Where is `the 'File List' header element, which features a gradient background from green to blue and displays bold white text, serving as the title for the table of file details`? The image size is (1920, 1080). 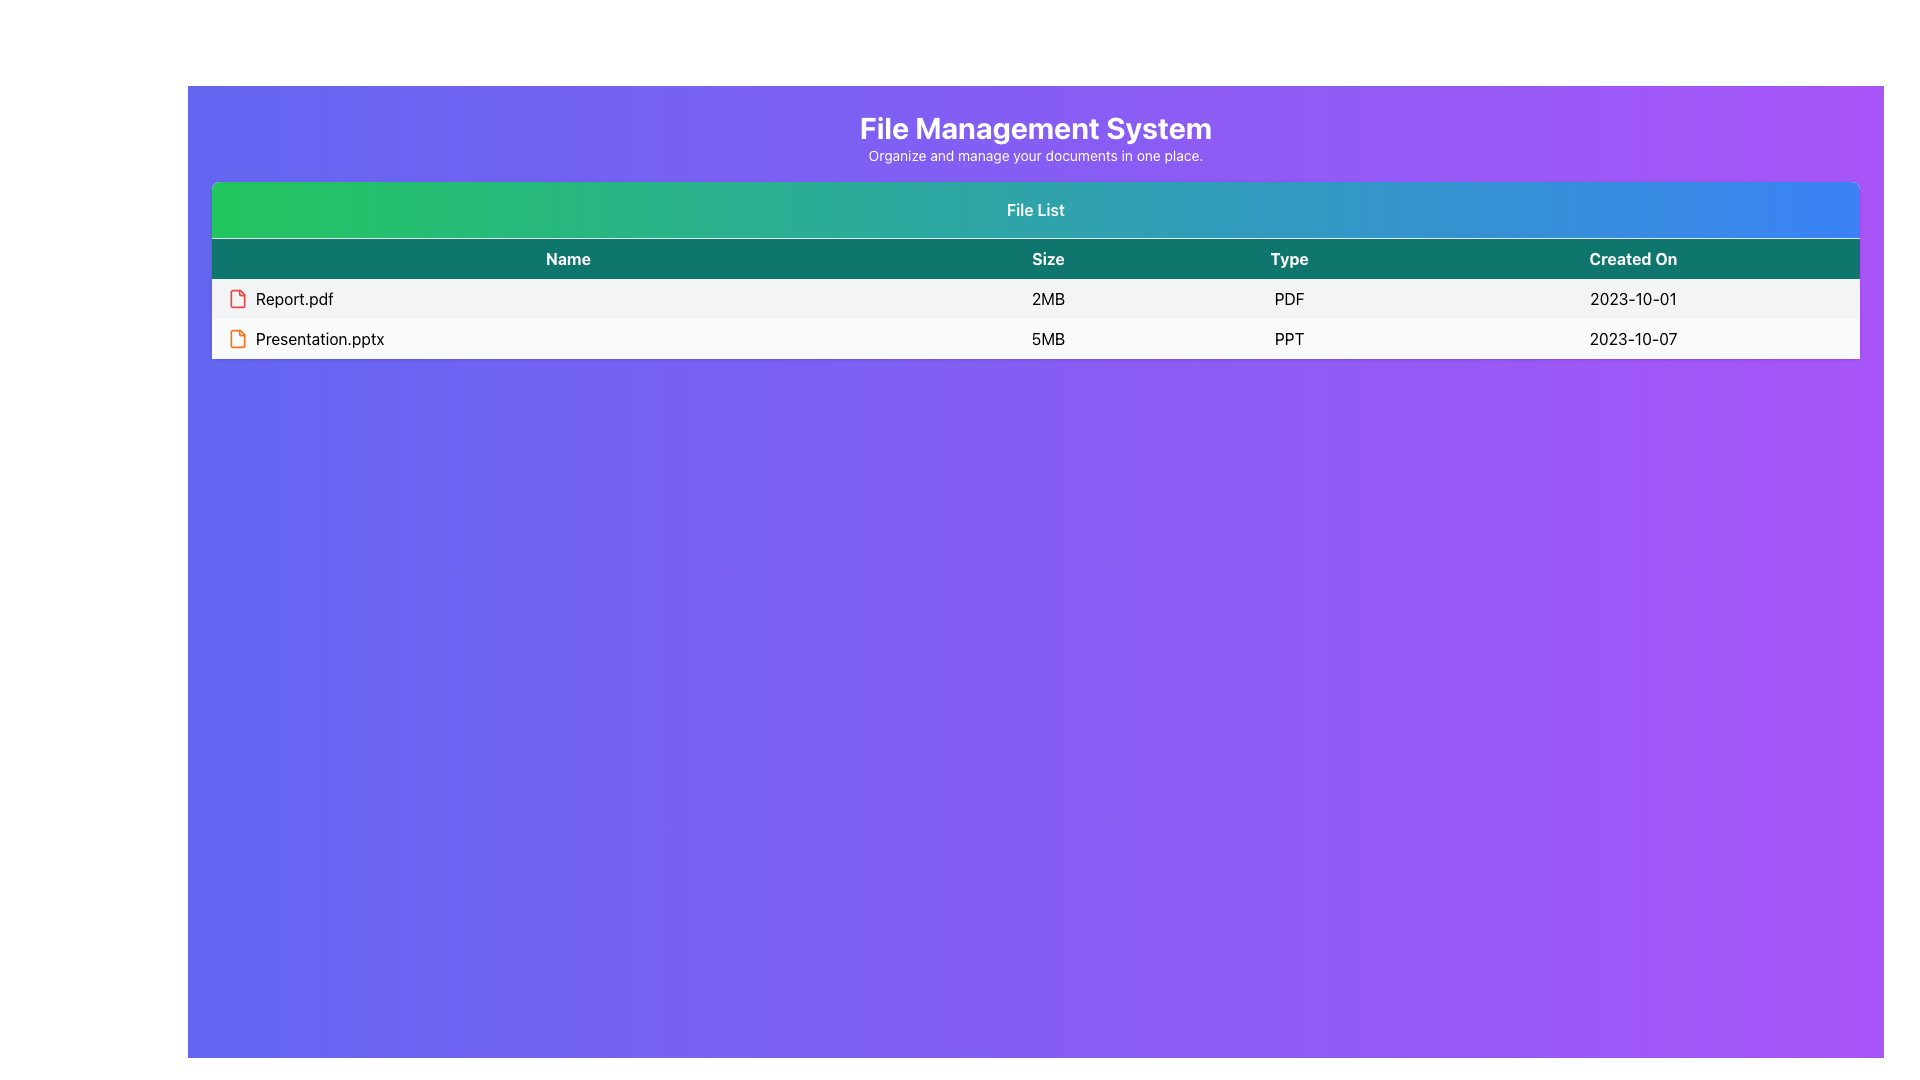 the 'File List' header element, which features a gradient background from green to blue and displays bold white text, serving as the title for the table of file details is located at coordinates (1036, 209).